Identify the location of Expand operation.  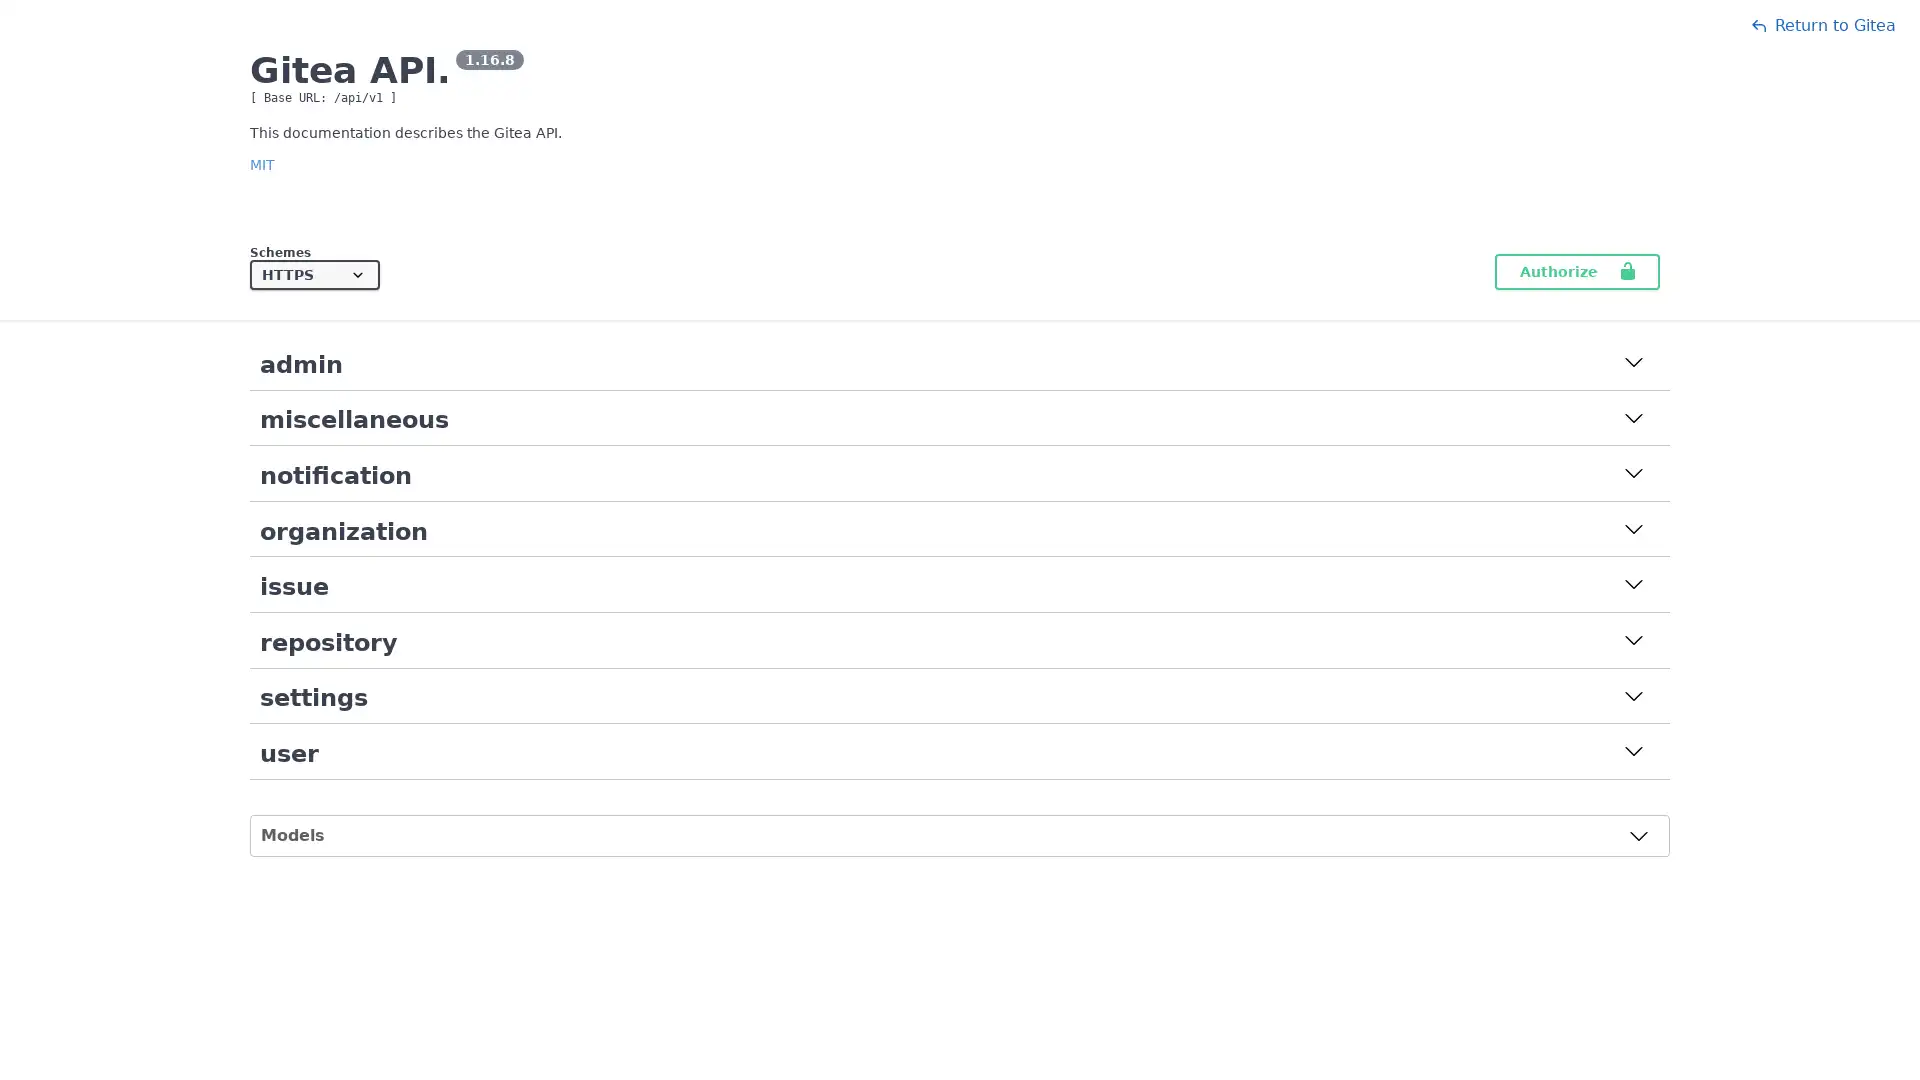
(1633, 475).